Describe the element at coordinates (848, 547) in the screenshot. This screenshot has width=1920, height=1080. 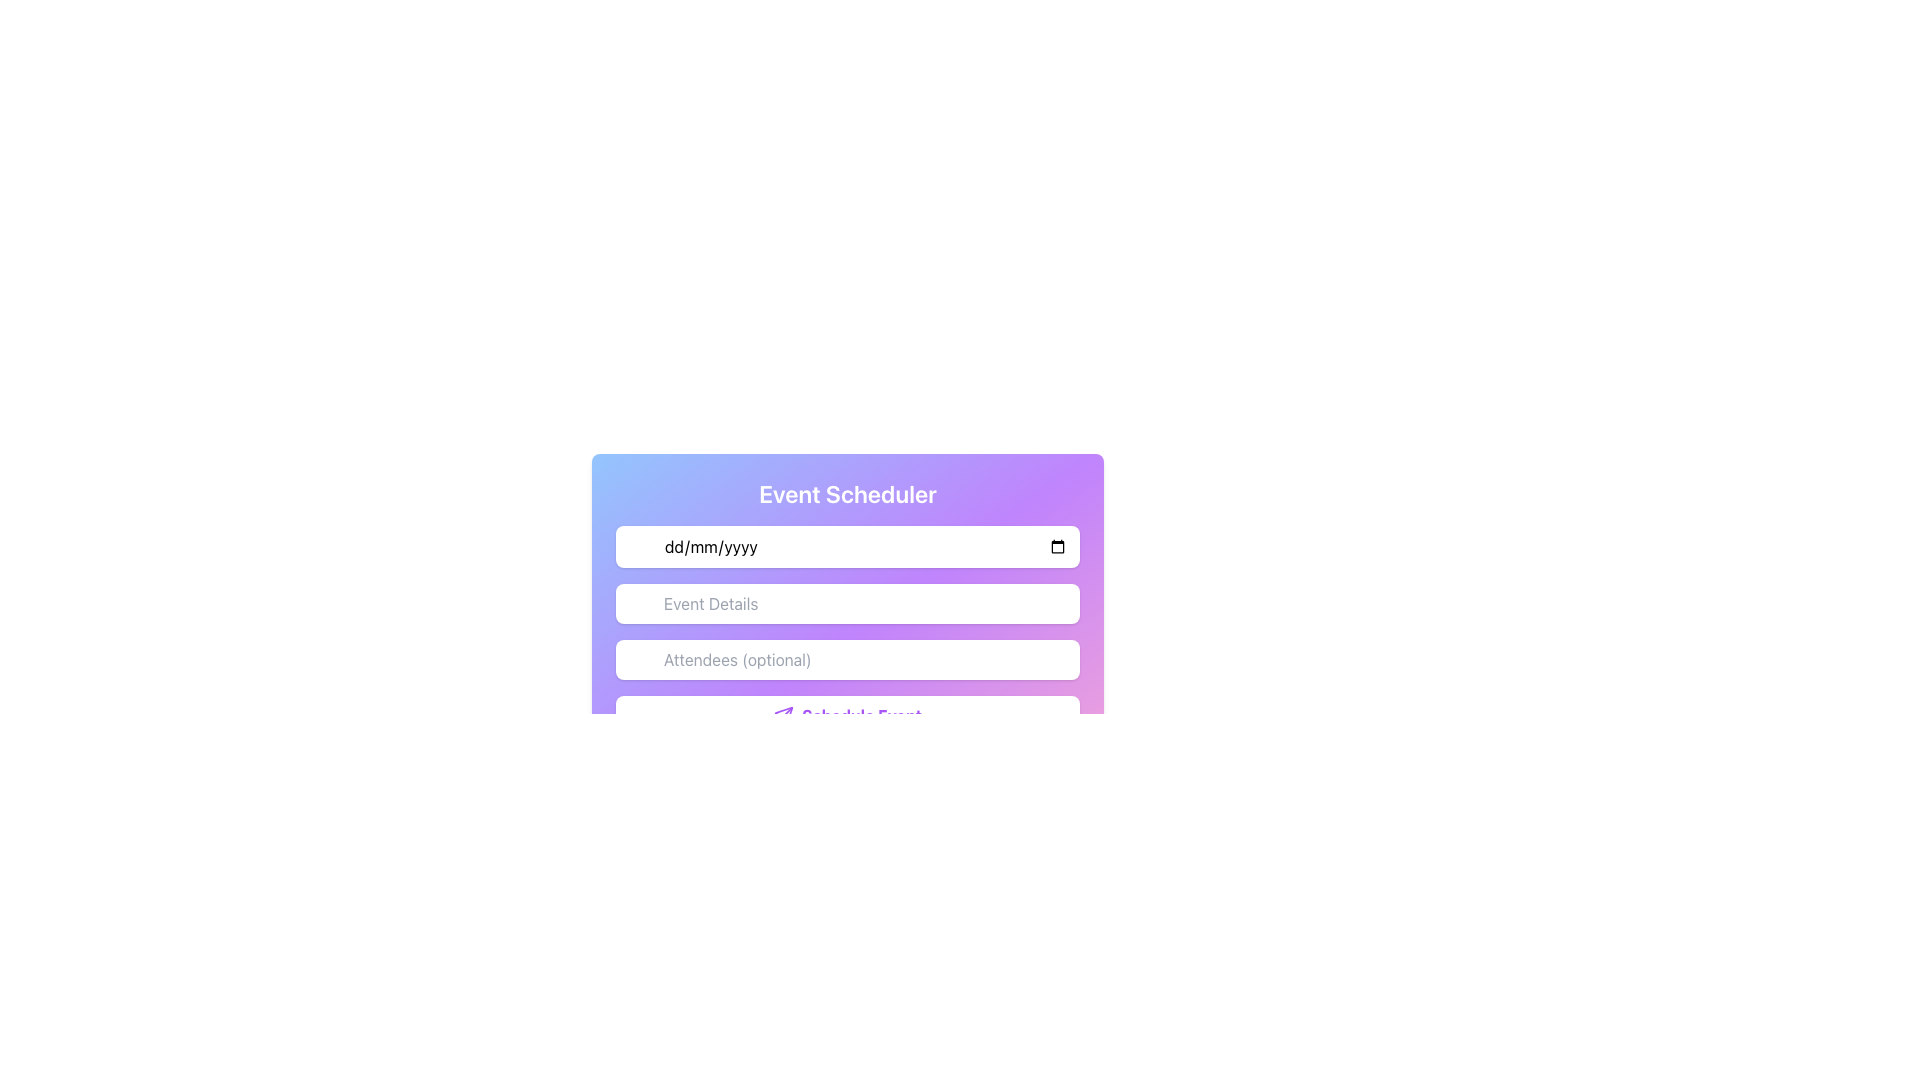
I see `to focus the date input field located at the top of the 'Event Scheduler' form, which allows users` at that location.